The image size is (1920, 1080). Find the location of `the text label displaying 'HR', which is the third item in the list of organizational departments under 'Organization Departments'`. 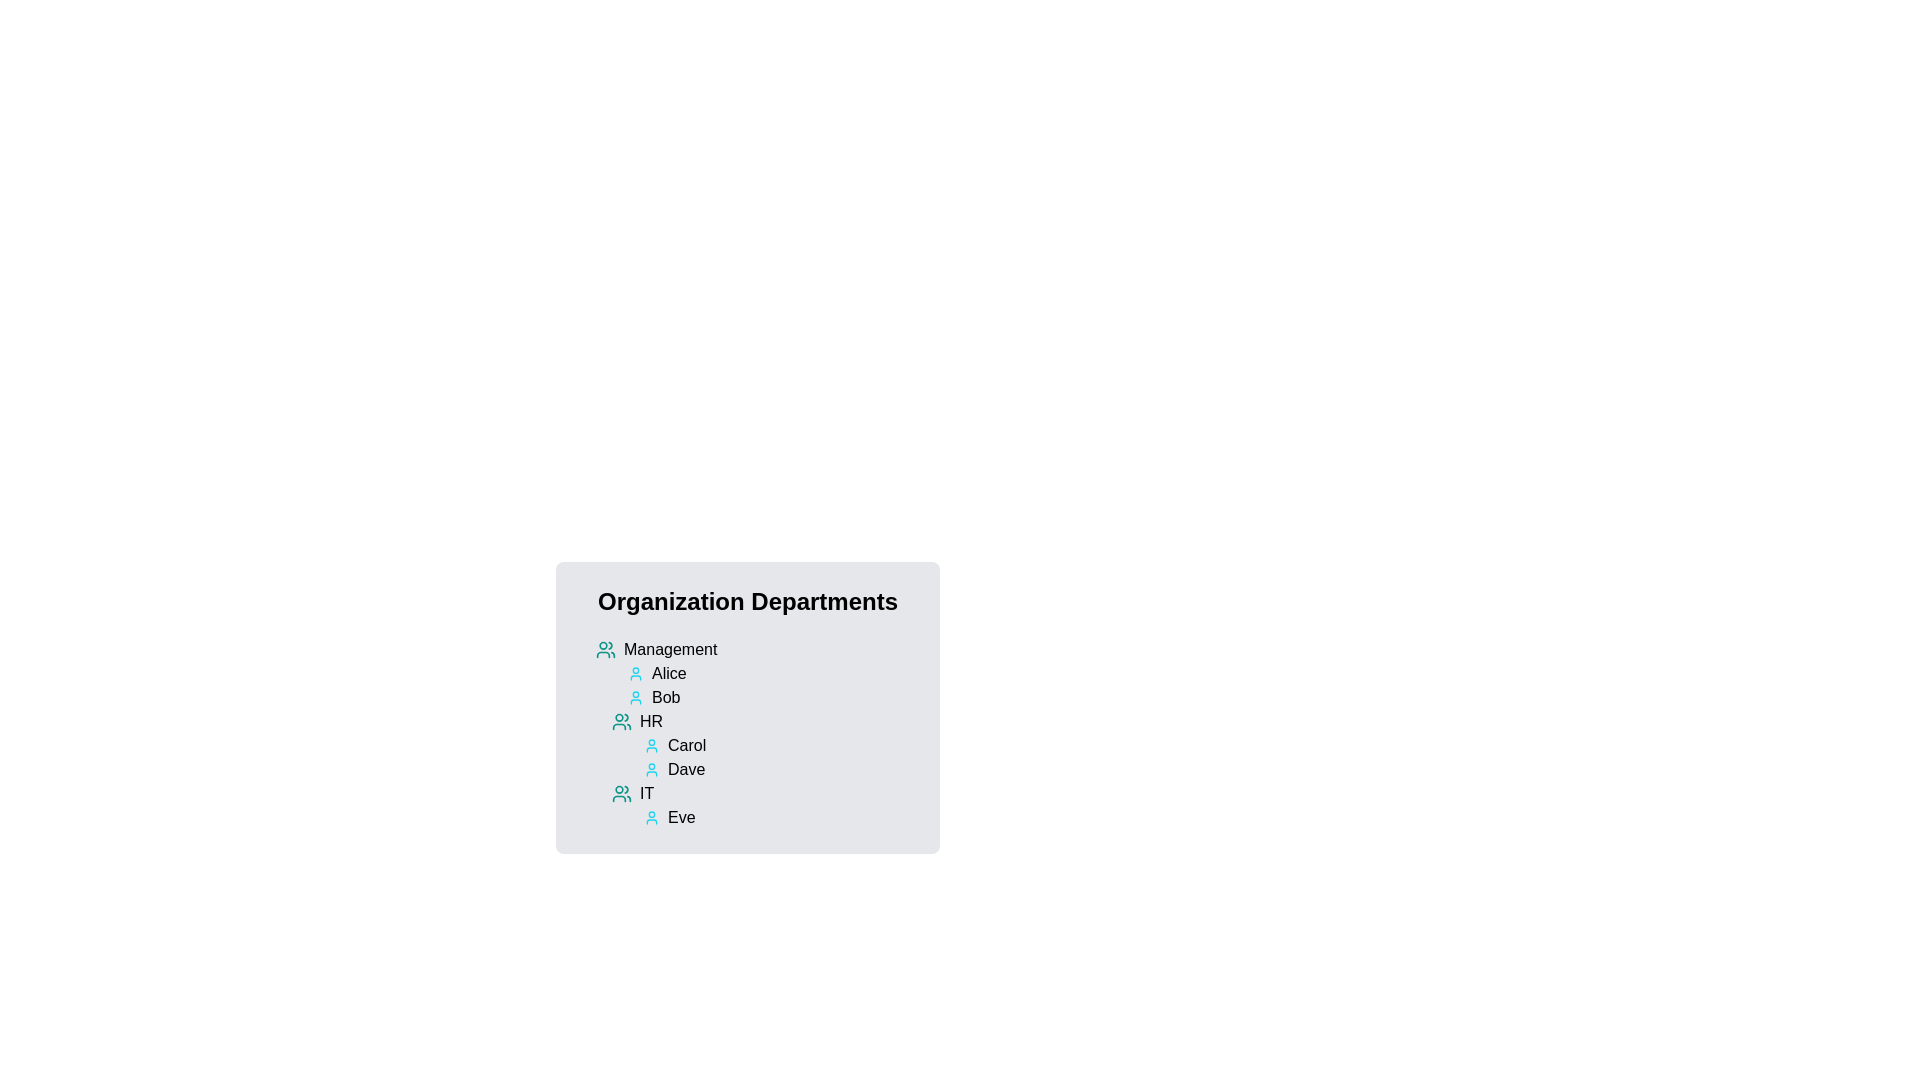

the text label displaying 'HR', which is the third item in the list of organizational departments under 'Organization Departments' is located at coordinates (651, 721).